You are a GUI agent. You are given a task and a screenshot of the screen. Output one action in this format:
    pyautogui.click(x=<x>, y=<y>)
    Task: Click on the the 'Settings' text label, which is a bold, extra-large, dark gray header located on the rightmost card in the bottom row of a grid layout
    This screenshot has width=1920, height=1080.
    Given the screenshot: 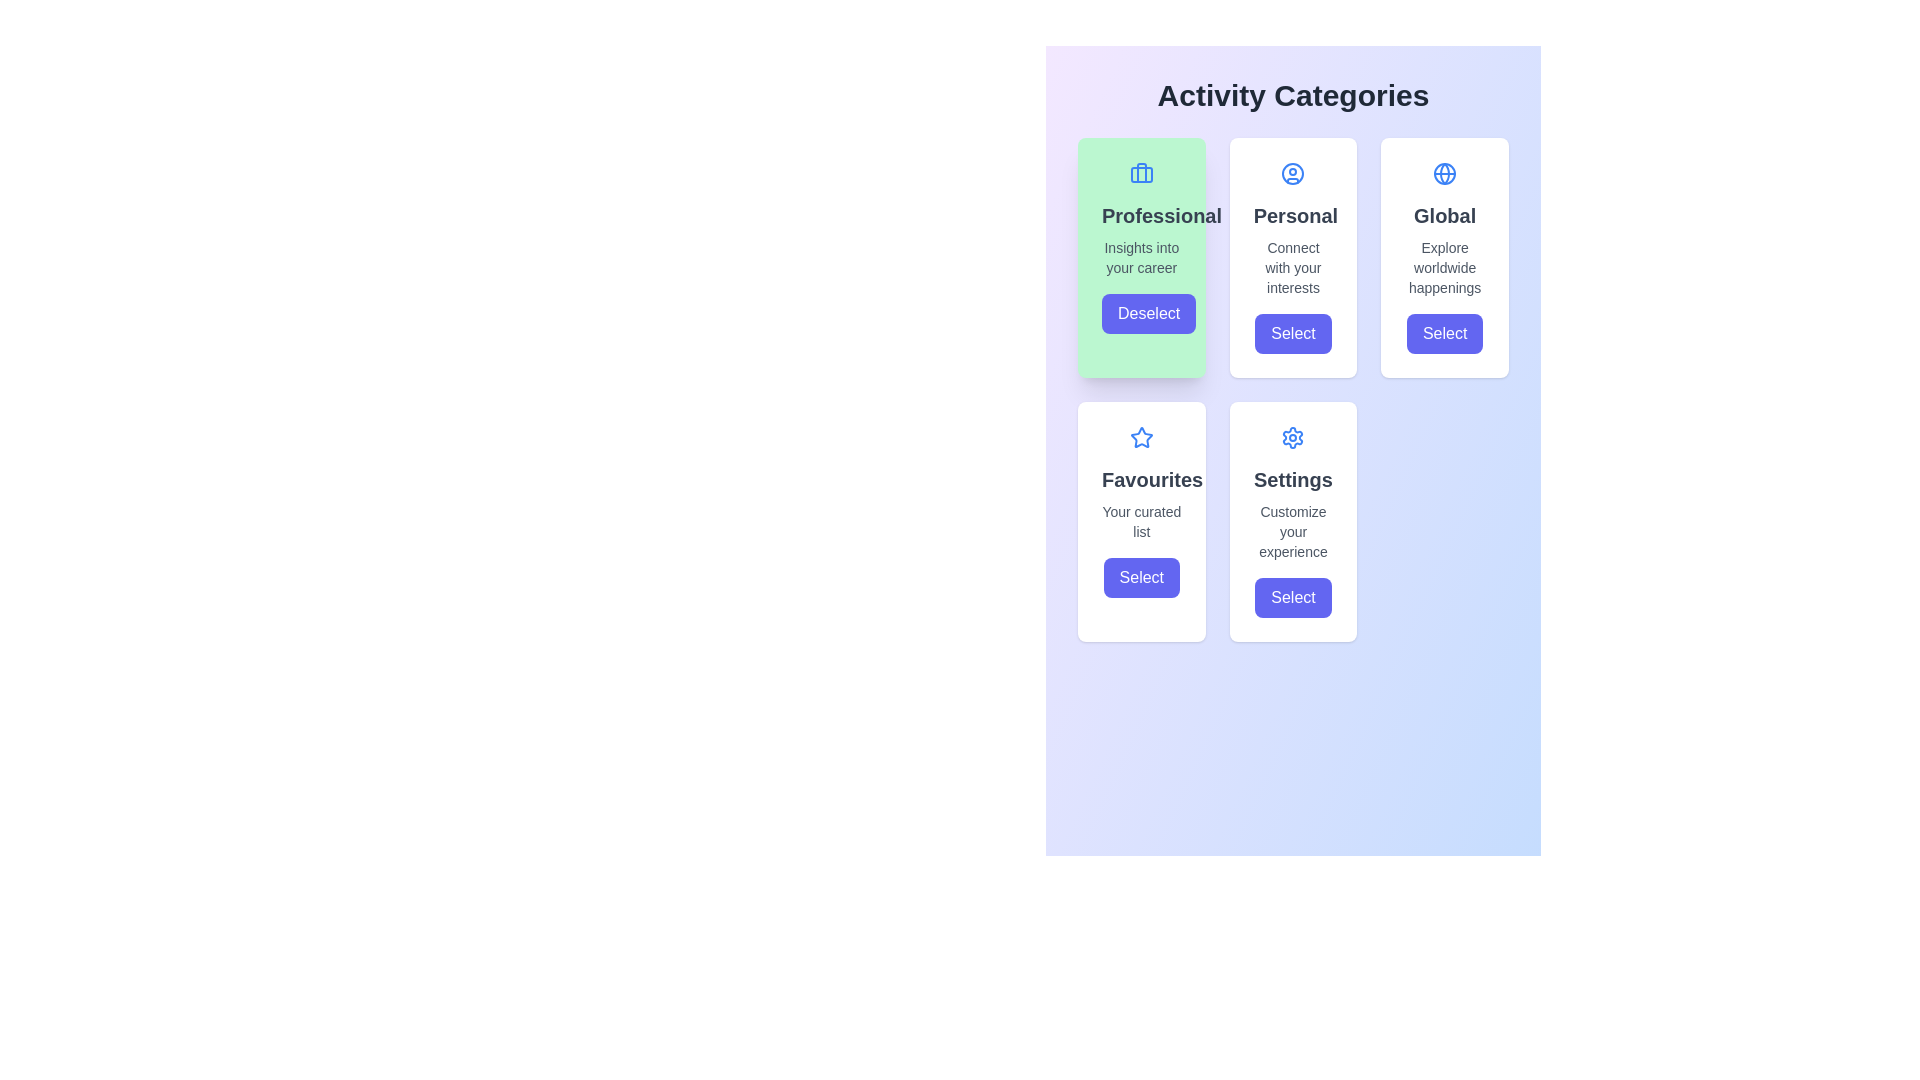 What is the action you would take?
    pyautogui.click(x=1293, y=479)
    